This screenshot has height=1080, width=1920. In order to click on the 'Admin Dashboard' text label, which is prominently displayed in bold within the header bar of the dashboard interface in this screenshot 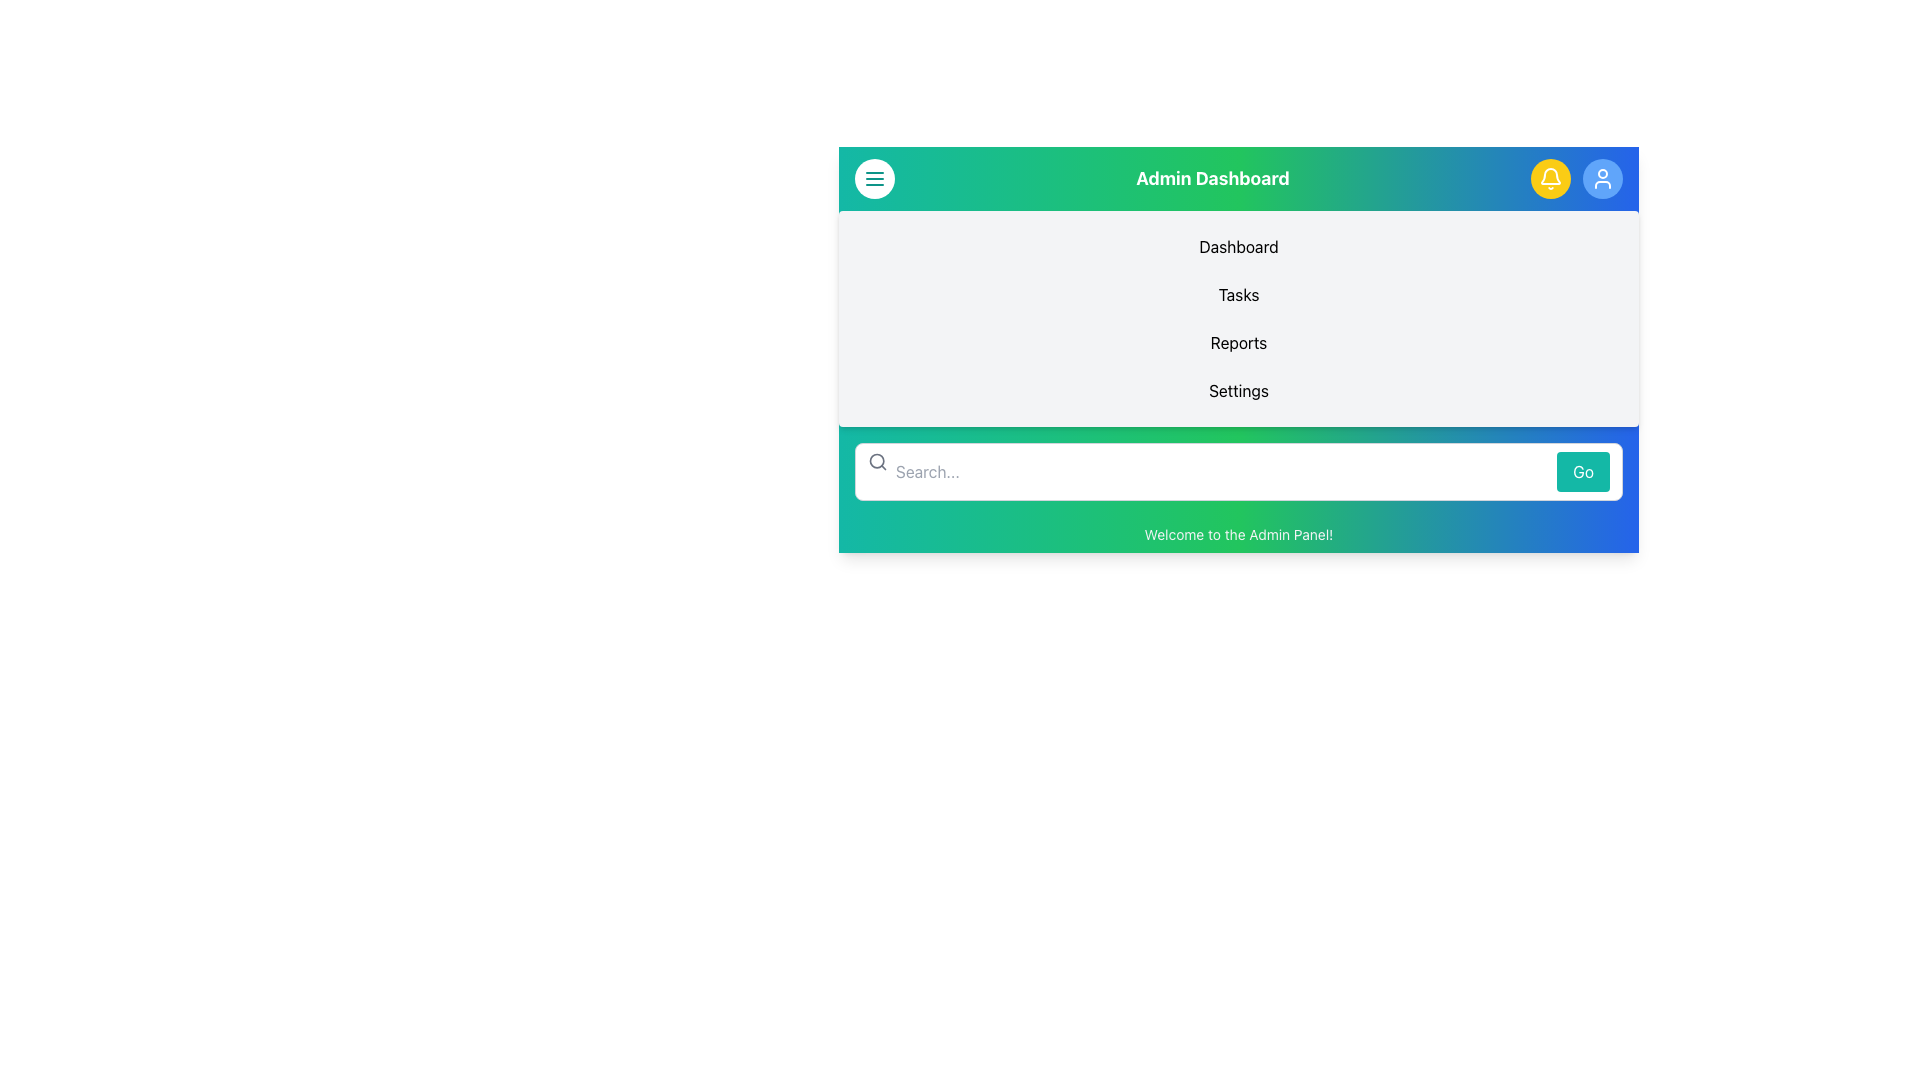, I will do `click(1237, 177)`.